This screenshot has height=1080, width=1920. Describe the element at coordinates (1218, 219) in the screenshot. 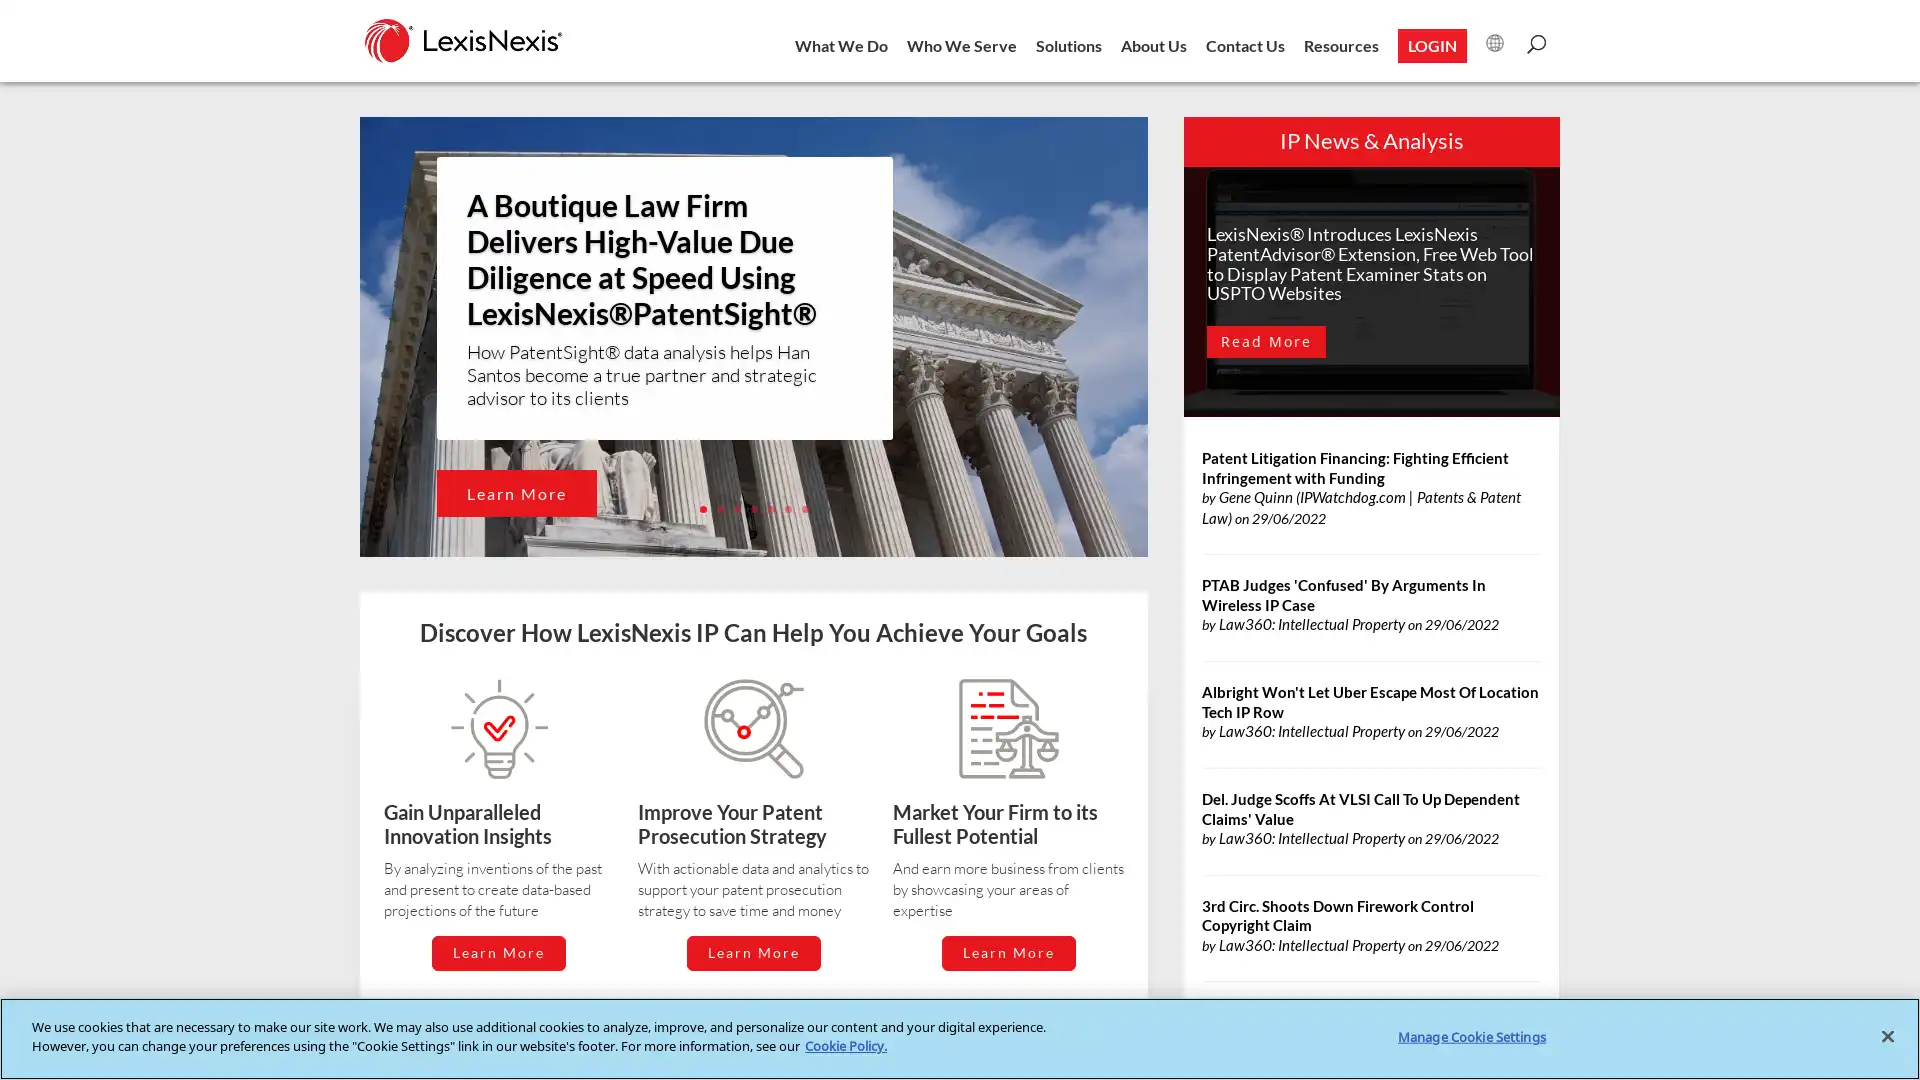

I see `Close` at that location.